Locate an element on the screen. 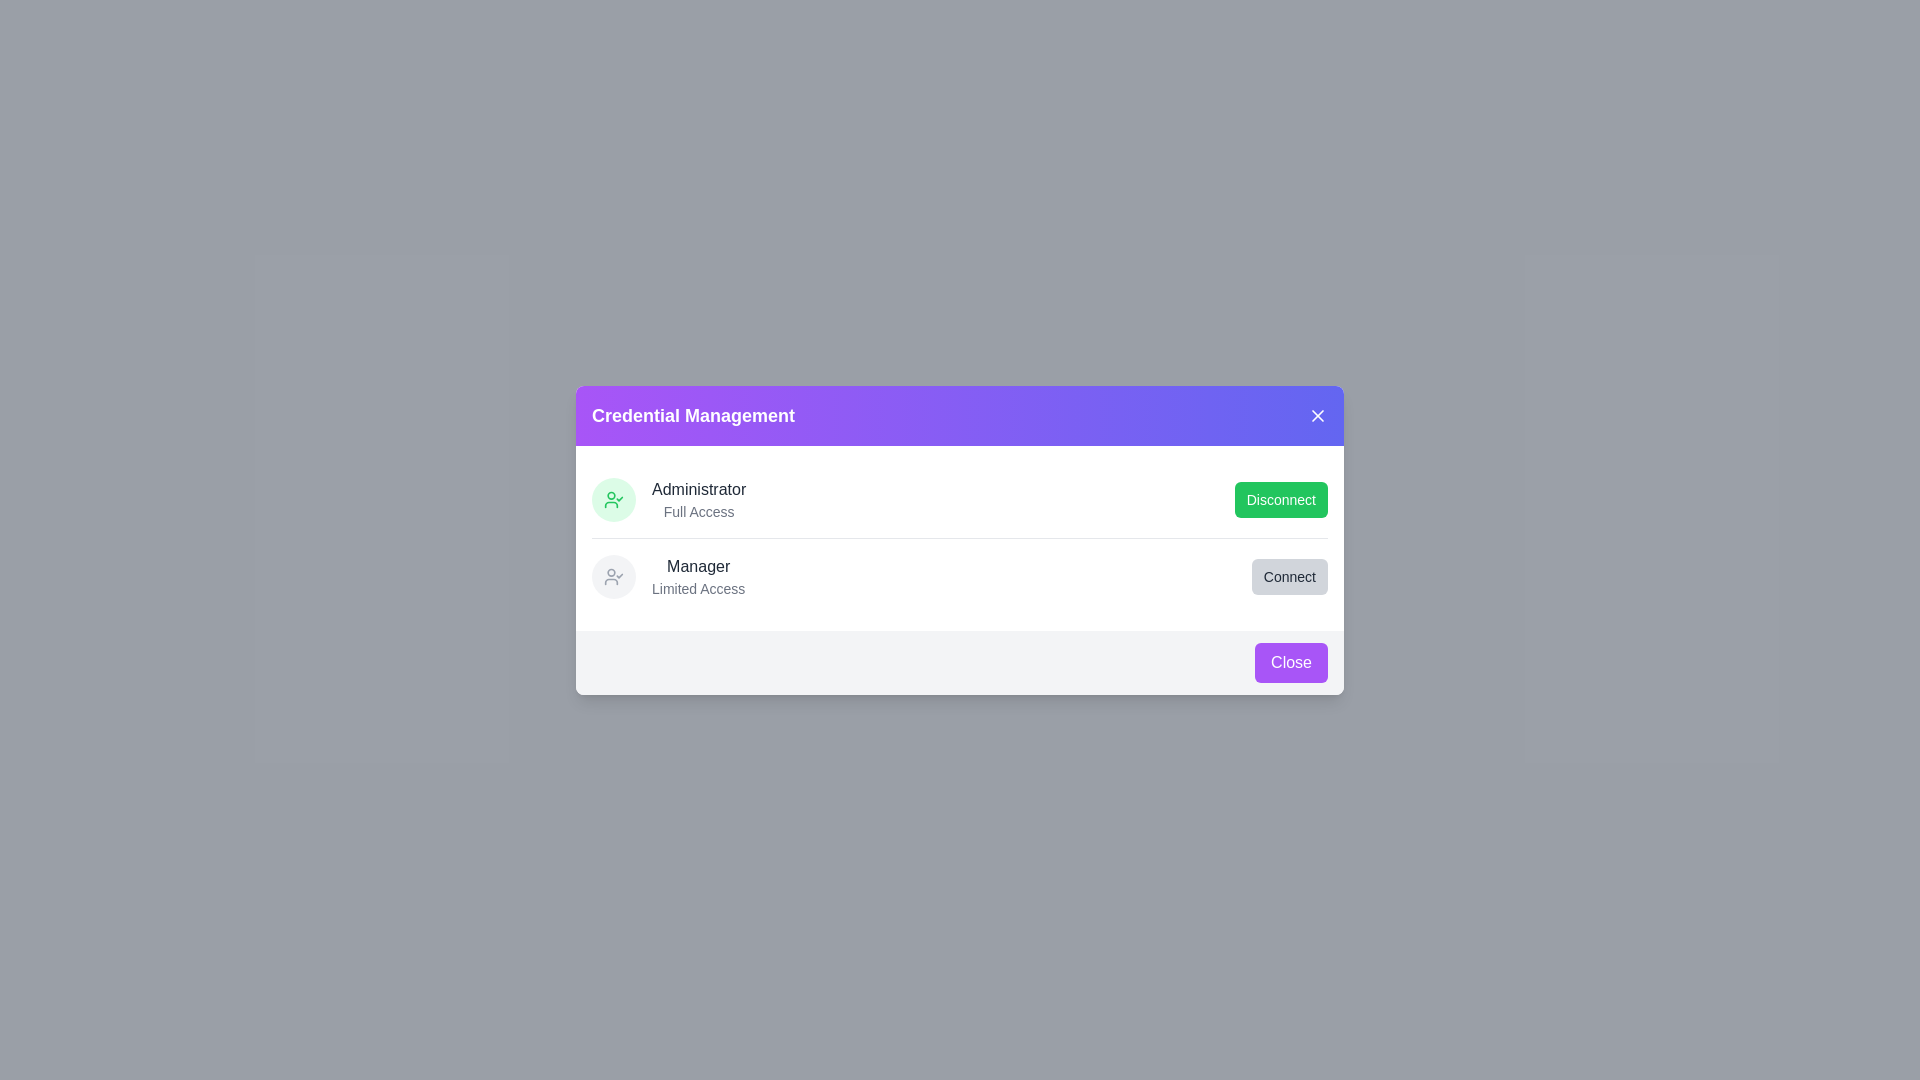 This screenshot has height=1080, width=1920. information displayed by the Composite element consisting of a green circular icon with a user-check symbol and the text 'Administrator' with 'Full Access' is located at coordinates (669, 498).